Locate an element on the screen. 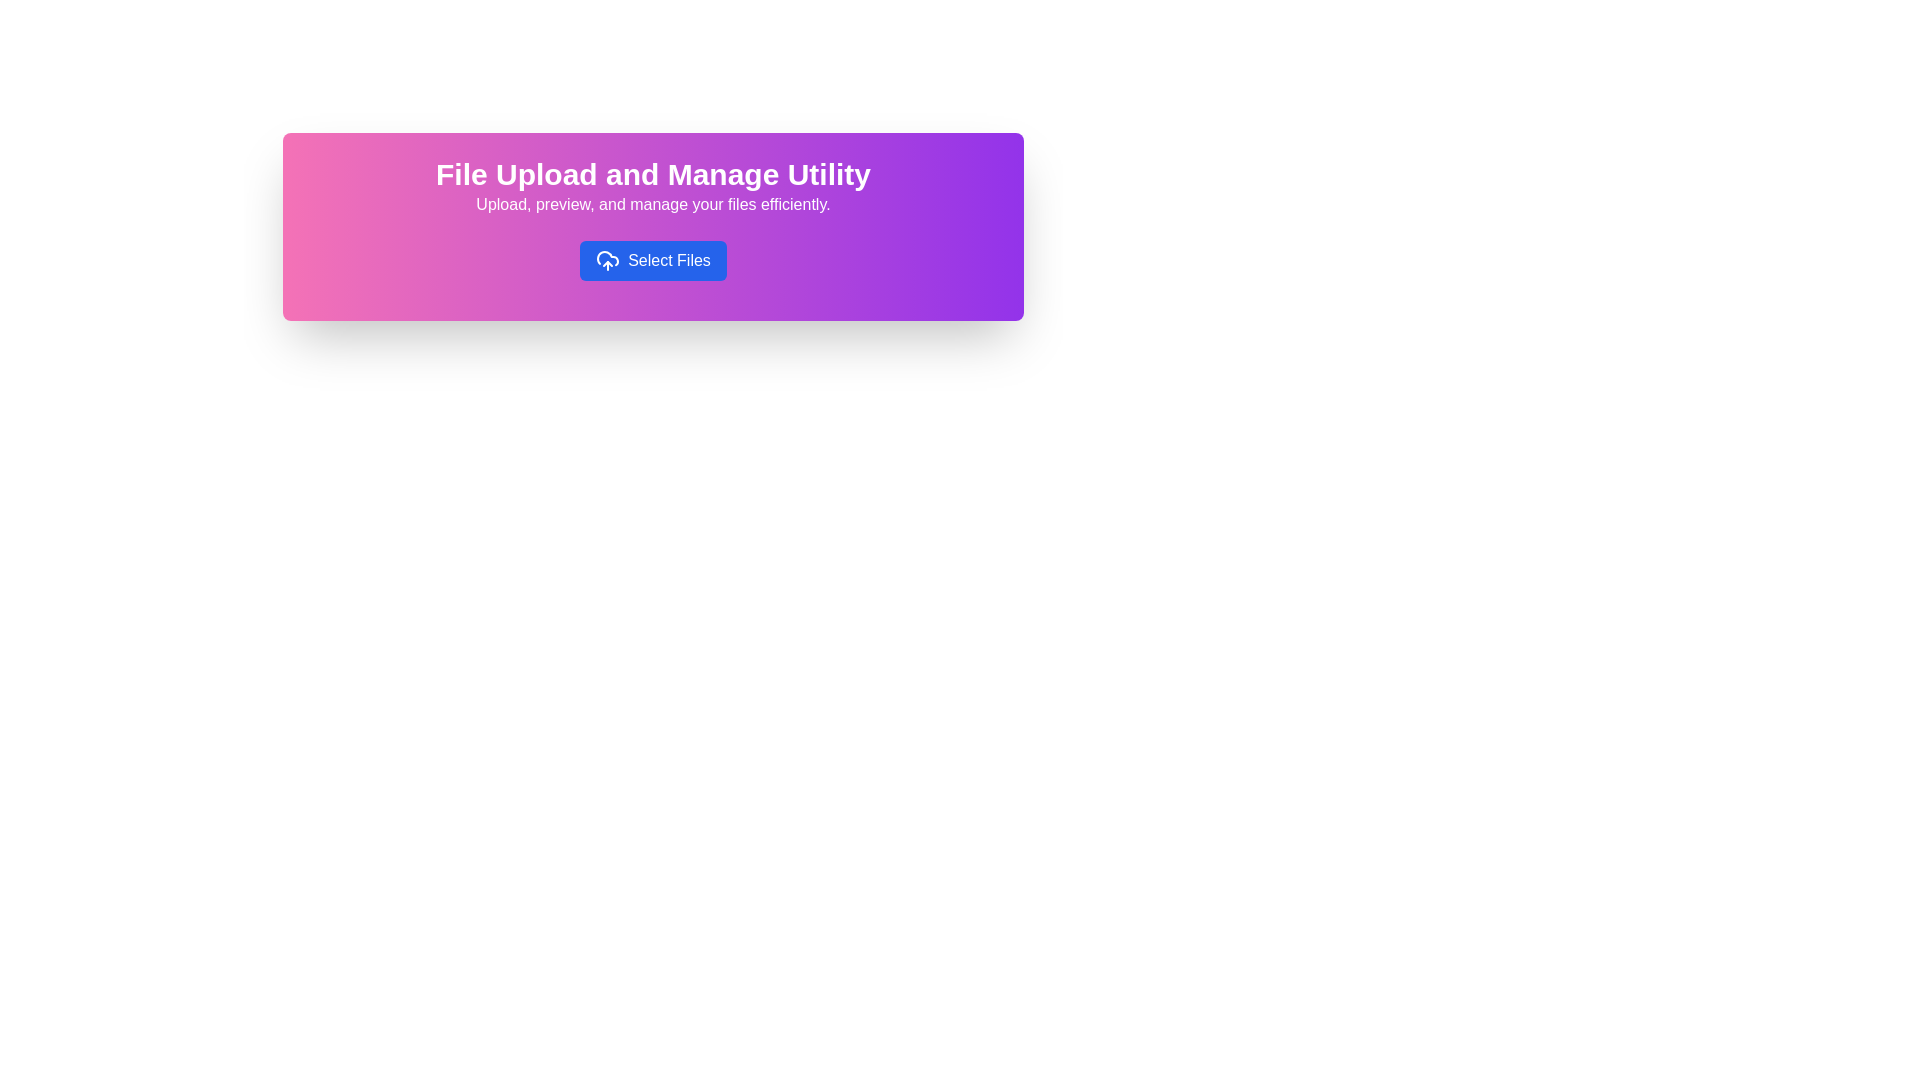 This screenshot has height=1080, width=1920. the text label that reads 'Upload, preview, and manage your files efficiently.' which is centrally aligned below the title 'File Upload and Manage Utility' is located at coordinates (653, 204).